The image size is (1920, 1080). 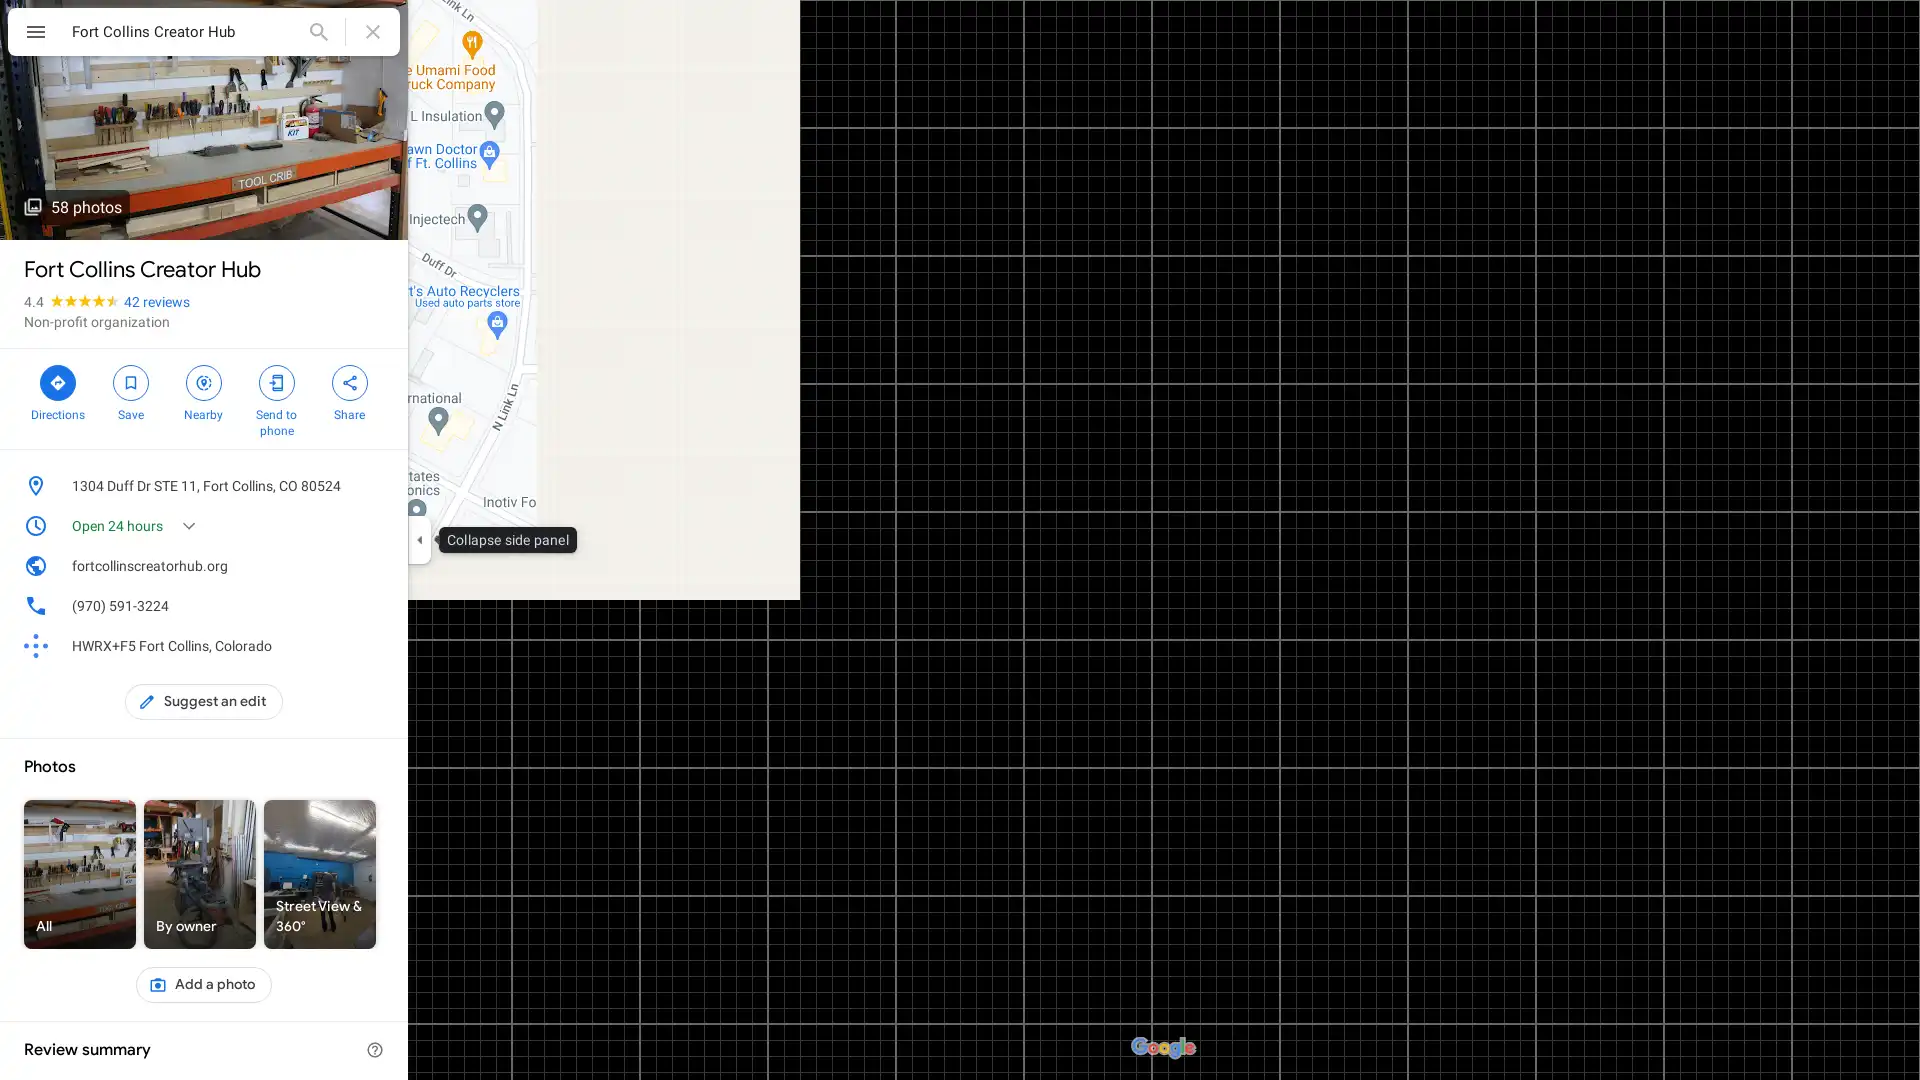 What do you see at coordinates (203, 983) in the screenshot?
I see `Add a photo` at bounding box center [203, 983].